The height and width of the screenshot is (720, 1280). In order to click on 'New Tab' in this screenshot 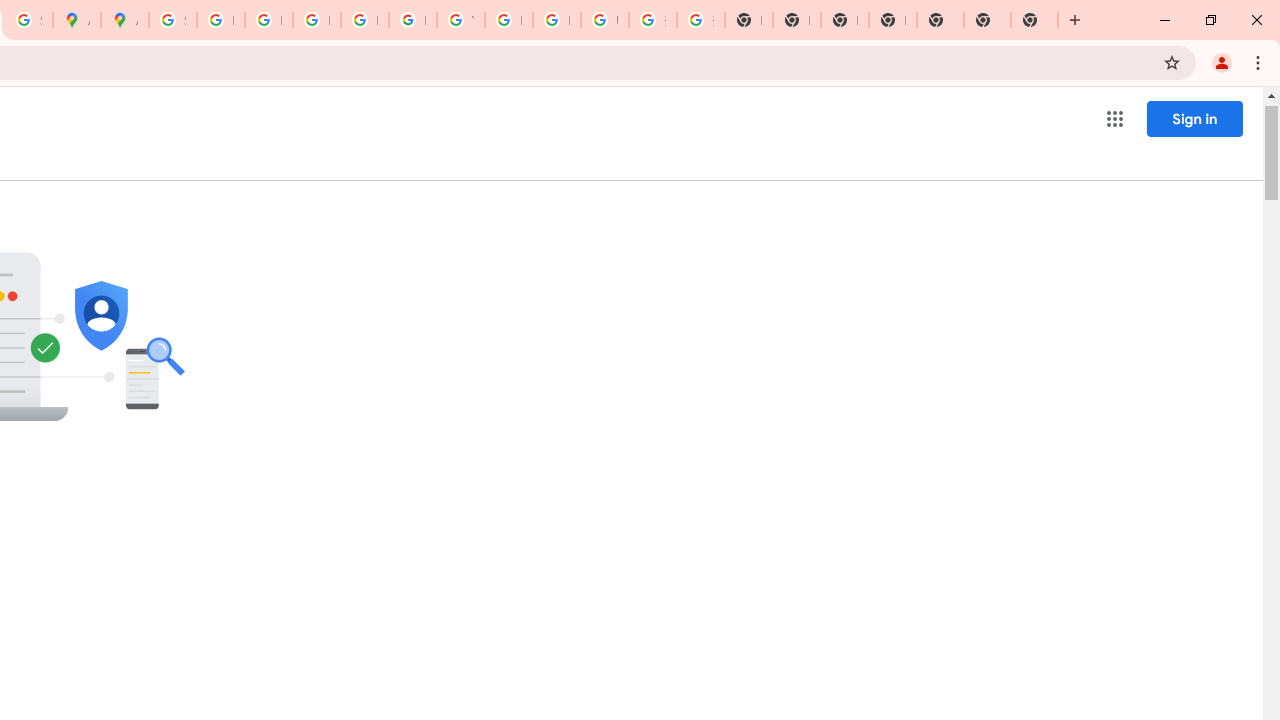, I will do `click(1074, 20)`.